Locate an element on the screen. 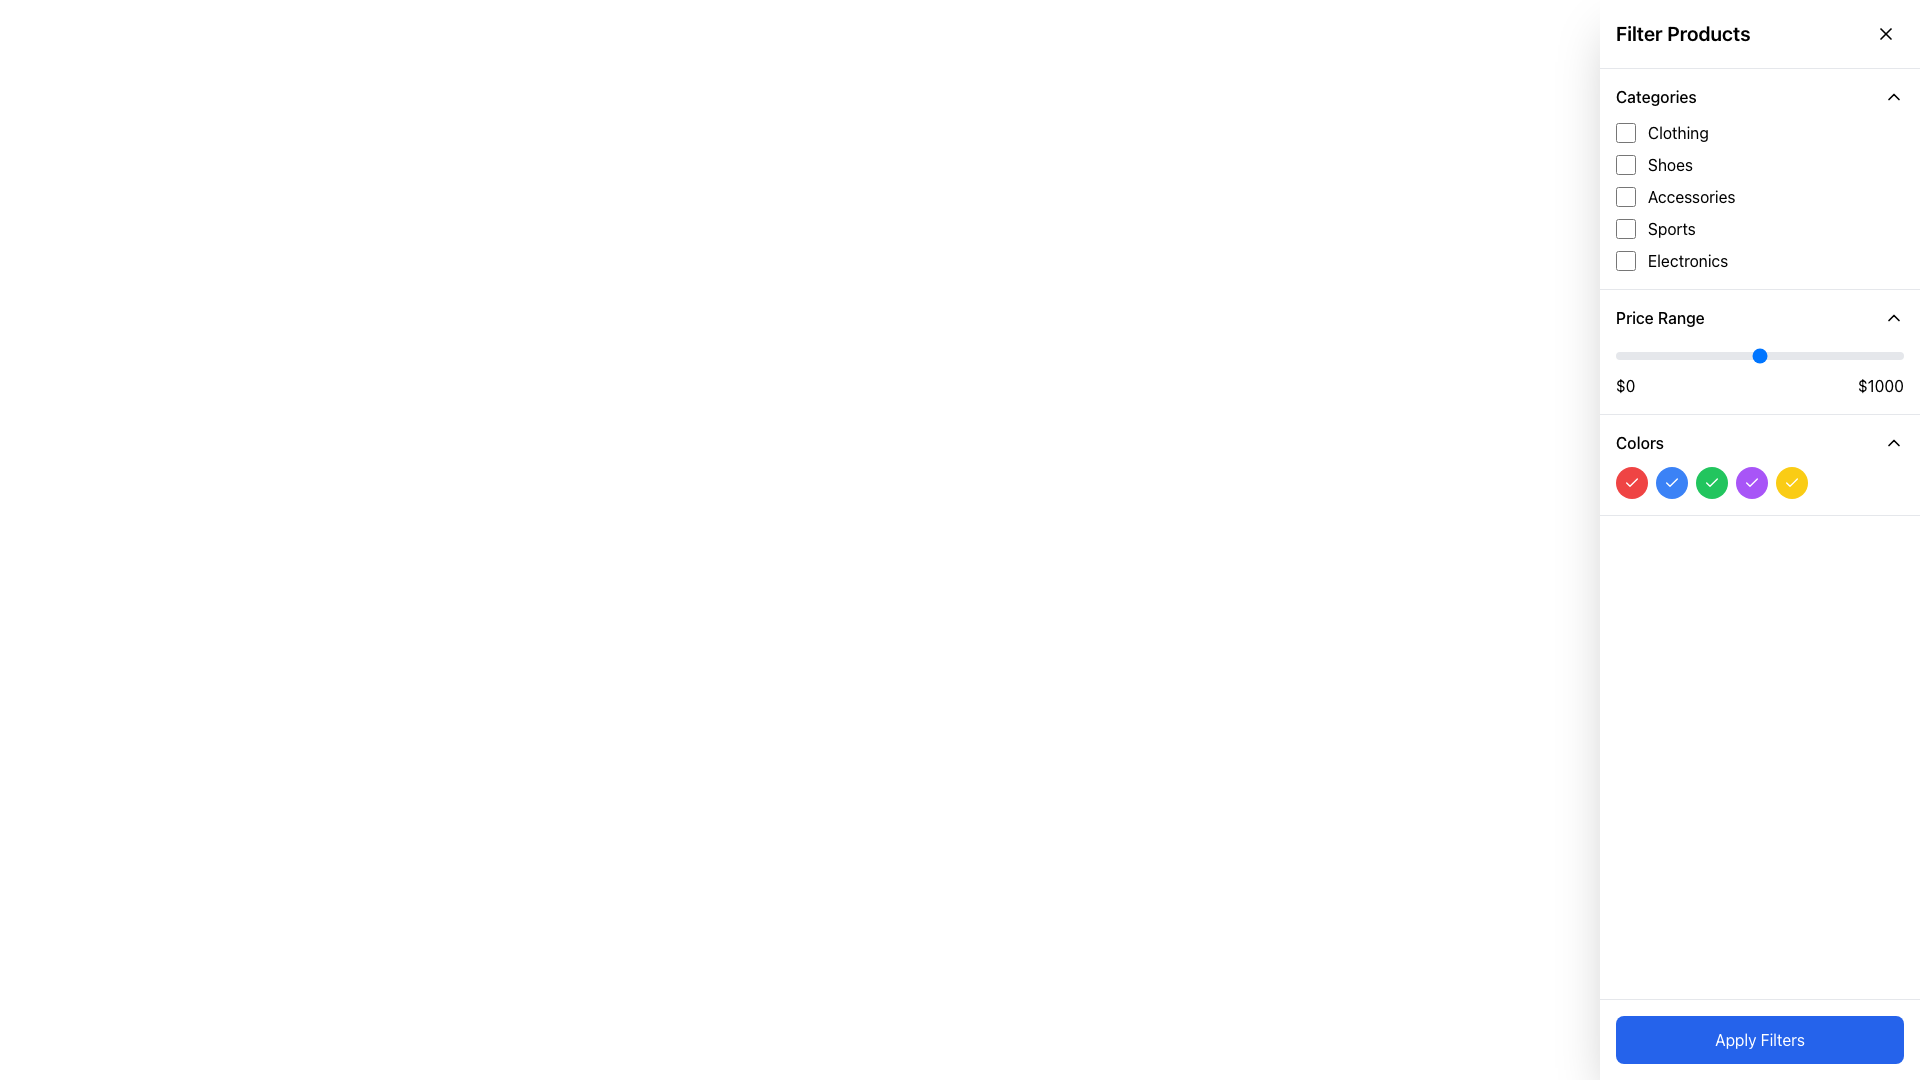 The width and height of the screenshot is (1920, 1080). the price range slider is located at coordinates (1757, 354).